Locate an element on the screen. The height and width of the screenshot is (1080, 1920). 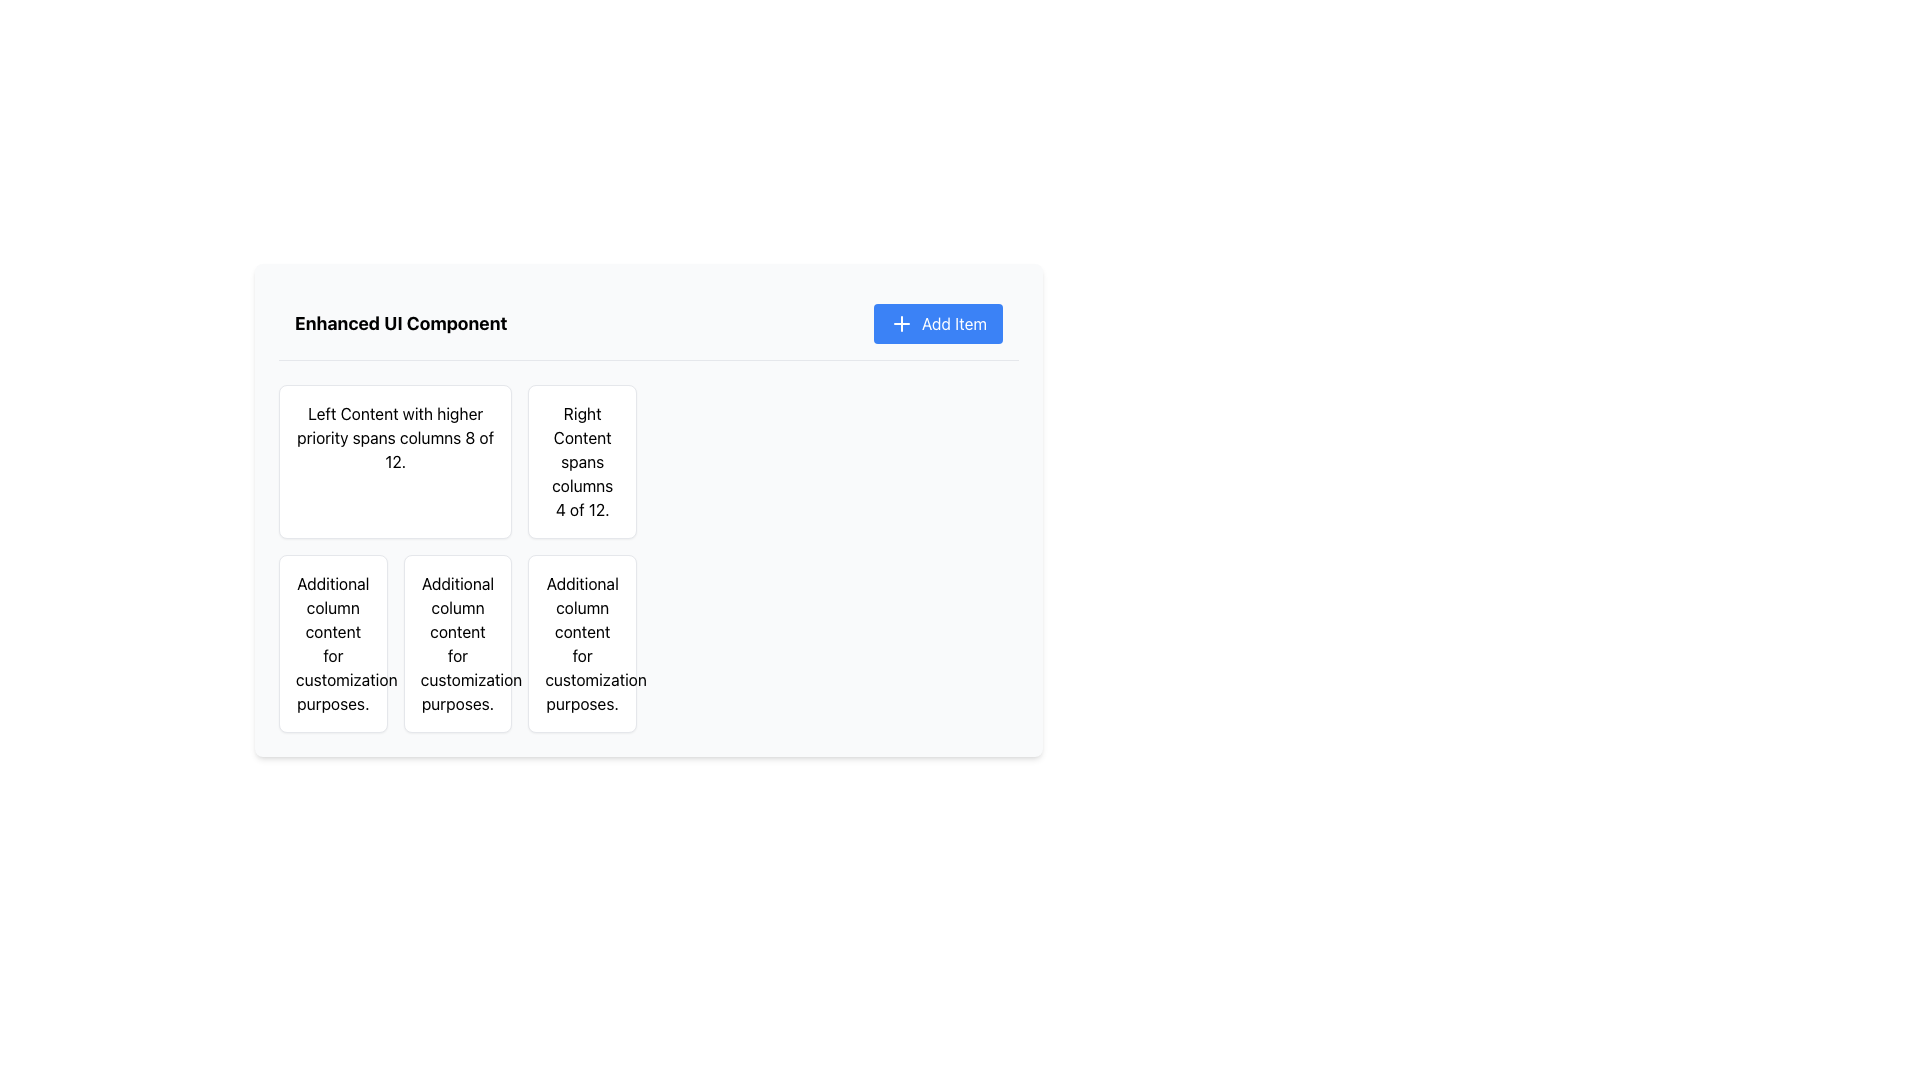
the stylized 'plus' icon located within the blue button labeled 'Add Item' in the top-right corner of the UI is located at coordinates (901, 323).